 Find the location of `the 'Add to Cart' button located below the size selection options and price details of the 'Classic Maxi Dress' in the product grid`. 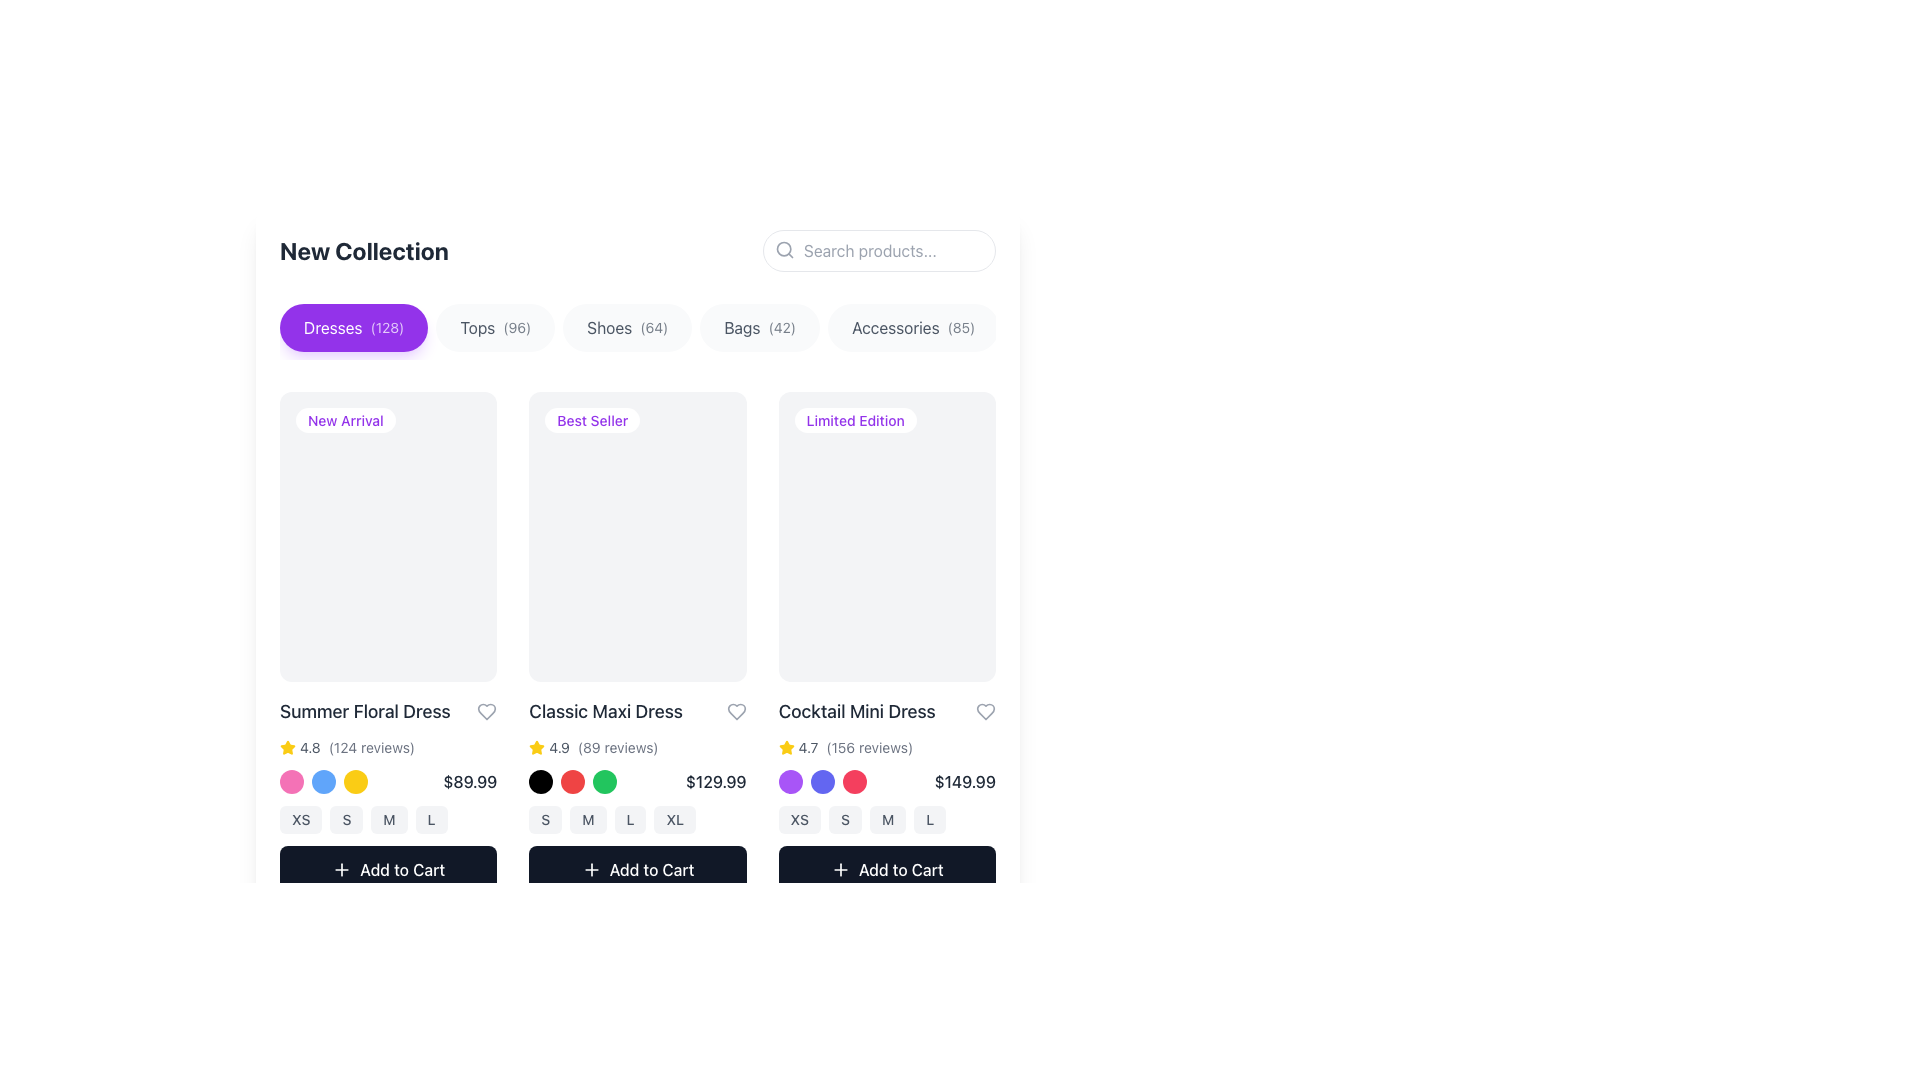

the 'Add to Cart' button located below the size selection options and price details of the 'Classic Maxi Dress' in the product grid is located at coordinates (637, 868).